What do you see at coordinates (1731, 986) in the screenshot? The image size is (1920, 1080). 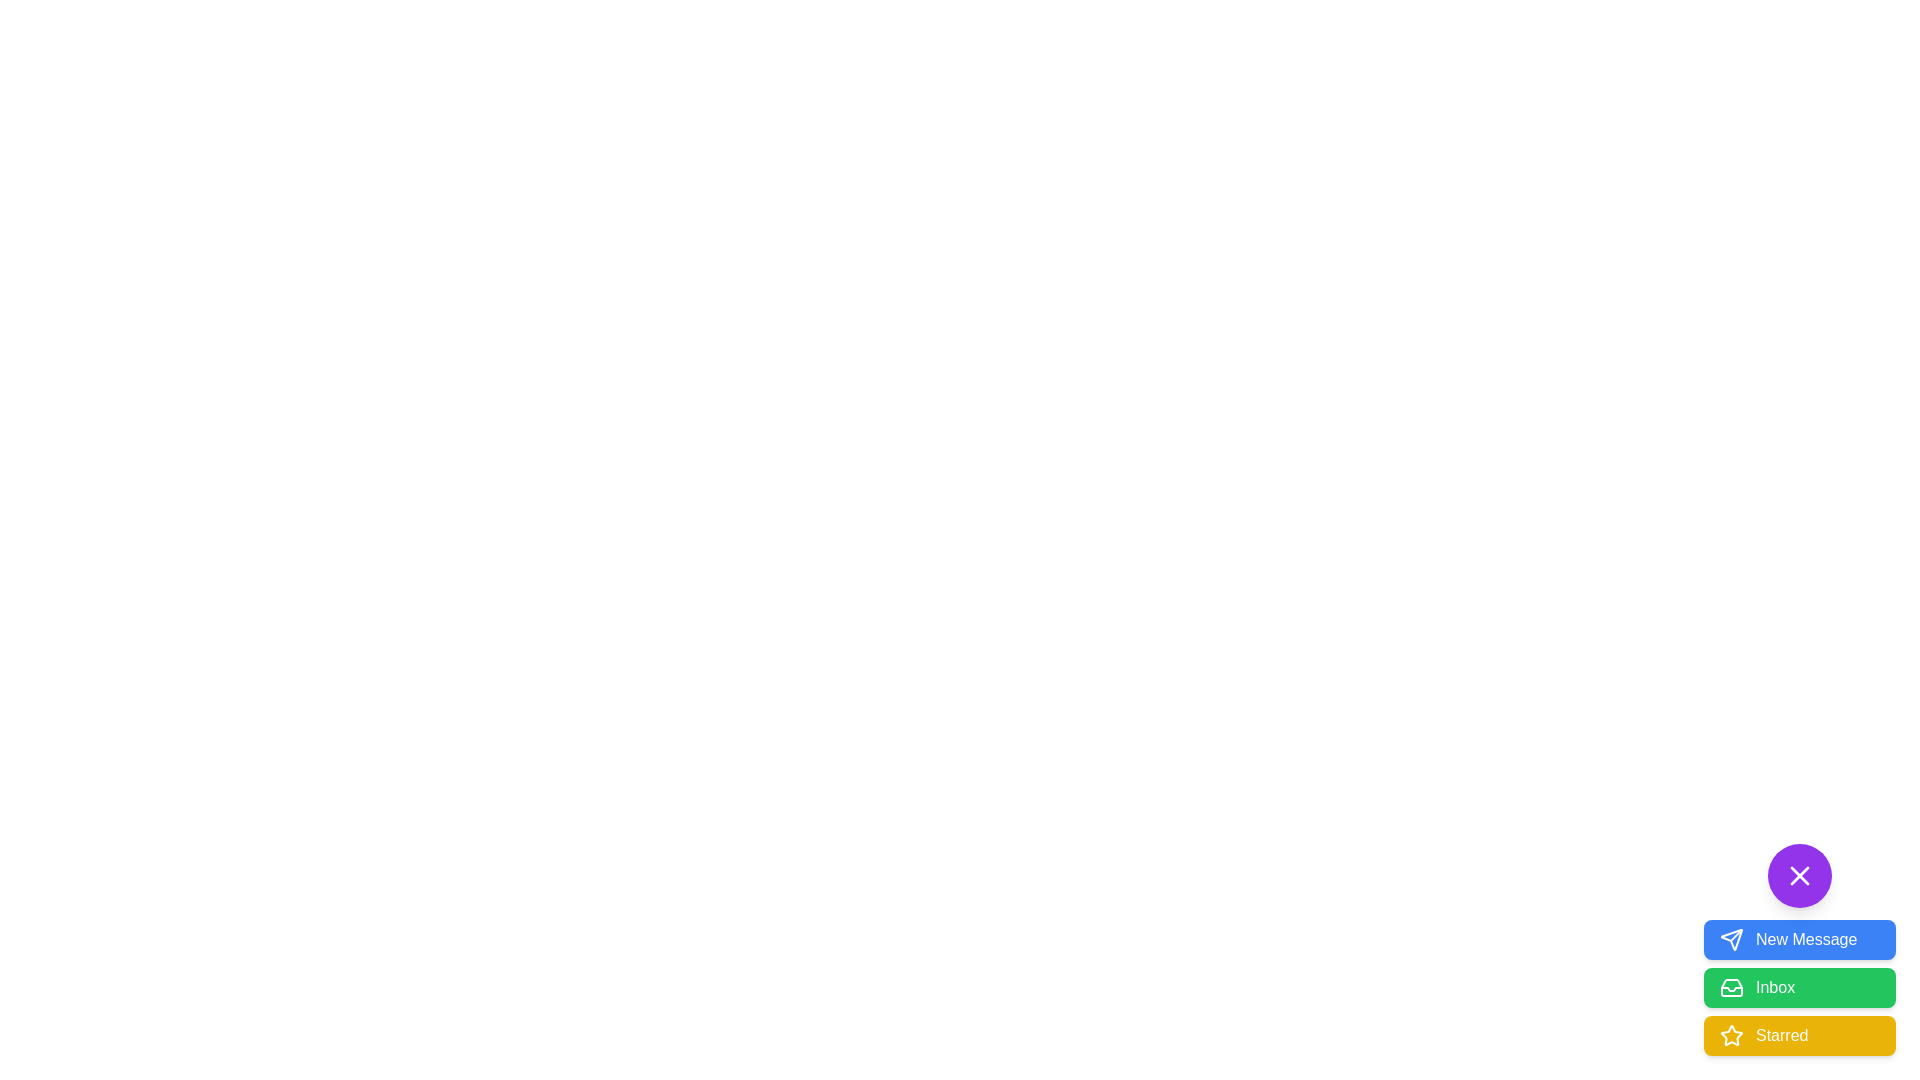 I see `the green inbox icon, which is a minimalistic outline of an open box located within the green 'Inbox' button, positioned below the 'New Message' button and above the 'Starred' button in the bottom right corner of the interface` at bounding box center [1731, 986].